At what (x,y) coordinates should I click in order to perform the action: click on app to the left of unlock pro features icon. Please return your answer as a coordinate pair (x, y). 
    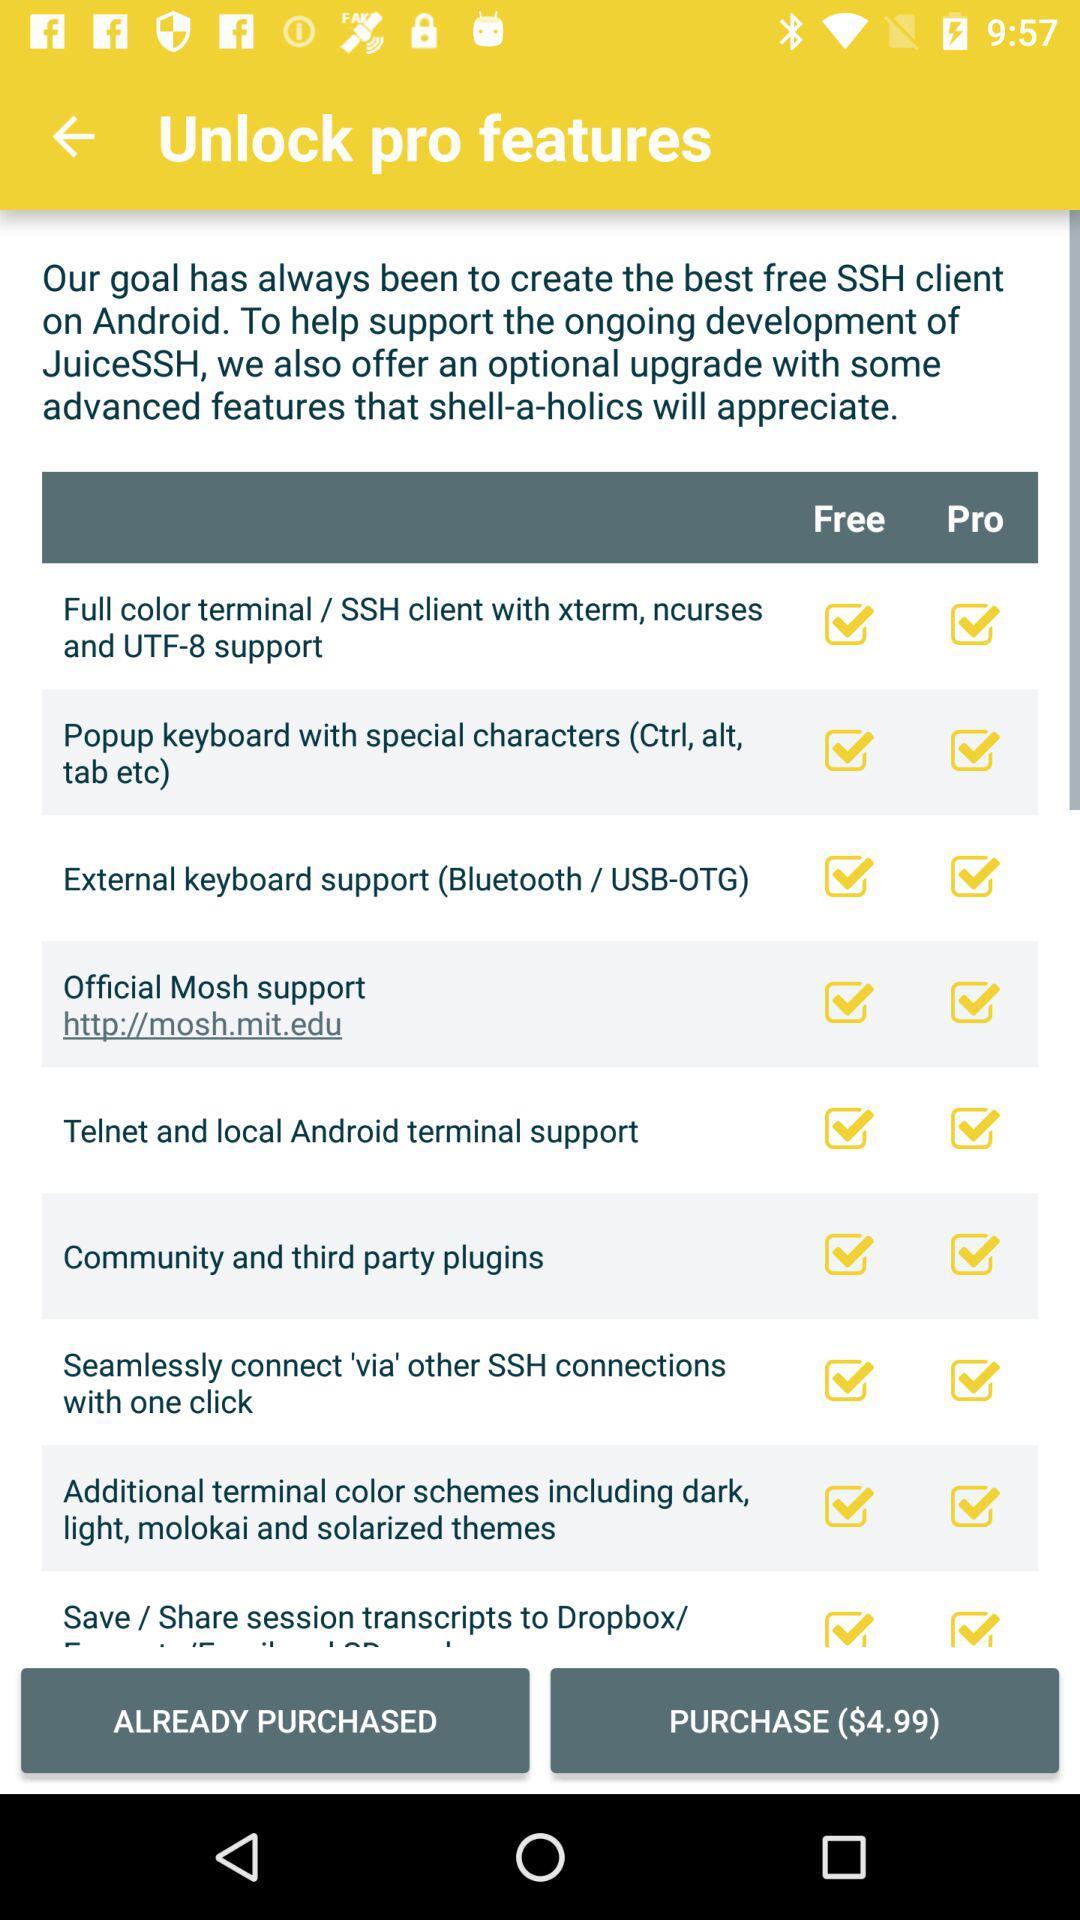
    Looking at the image, I should click on (72, 135).